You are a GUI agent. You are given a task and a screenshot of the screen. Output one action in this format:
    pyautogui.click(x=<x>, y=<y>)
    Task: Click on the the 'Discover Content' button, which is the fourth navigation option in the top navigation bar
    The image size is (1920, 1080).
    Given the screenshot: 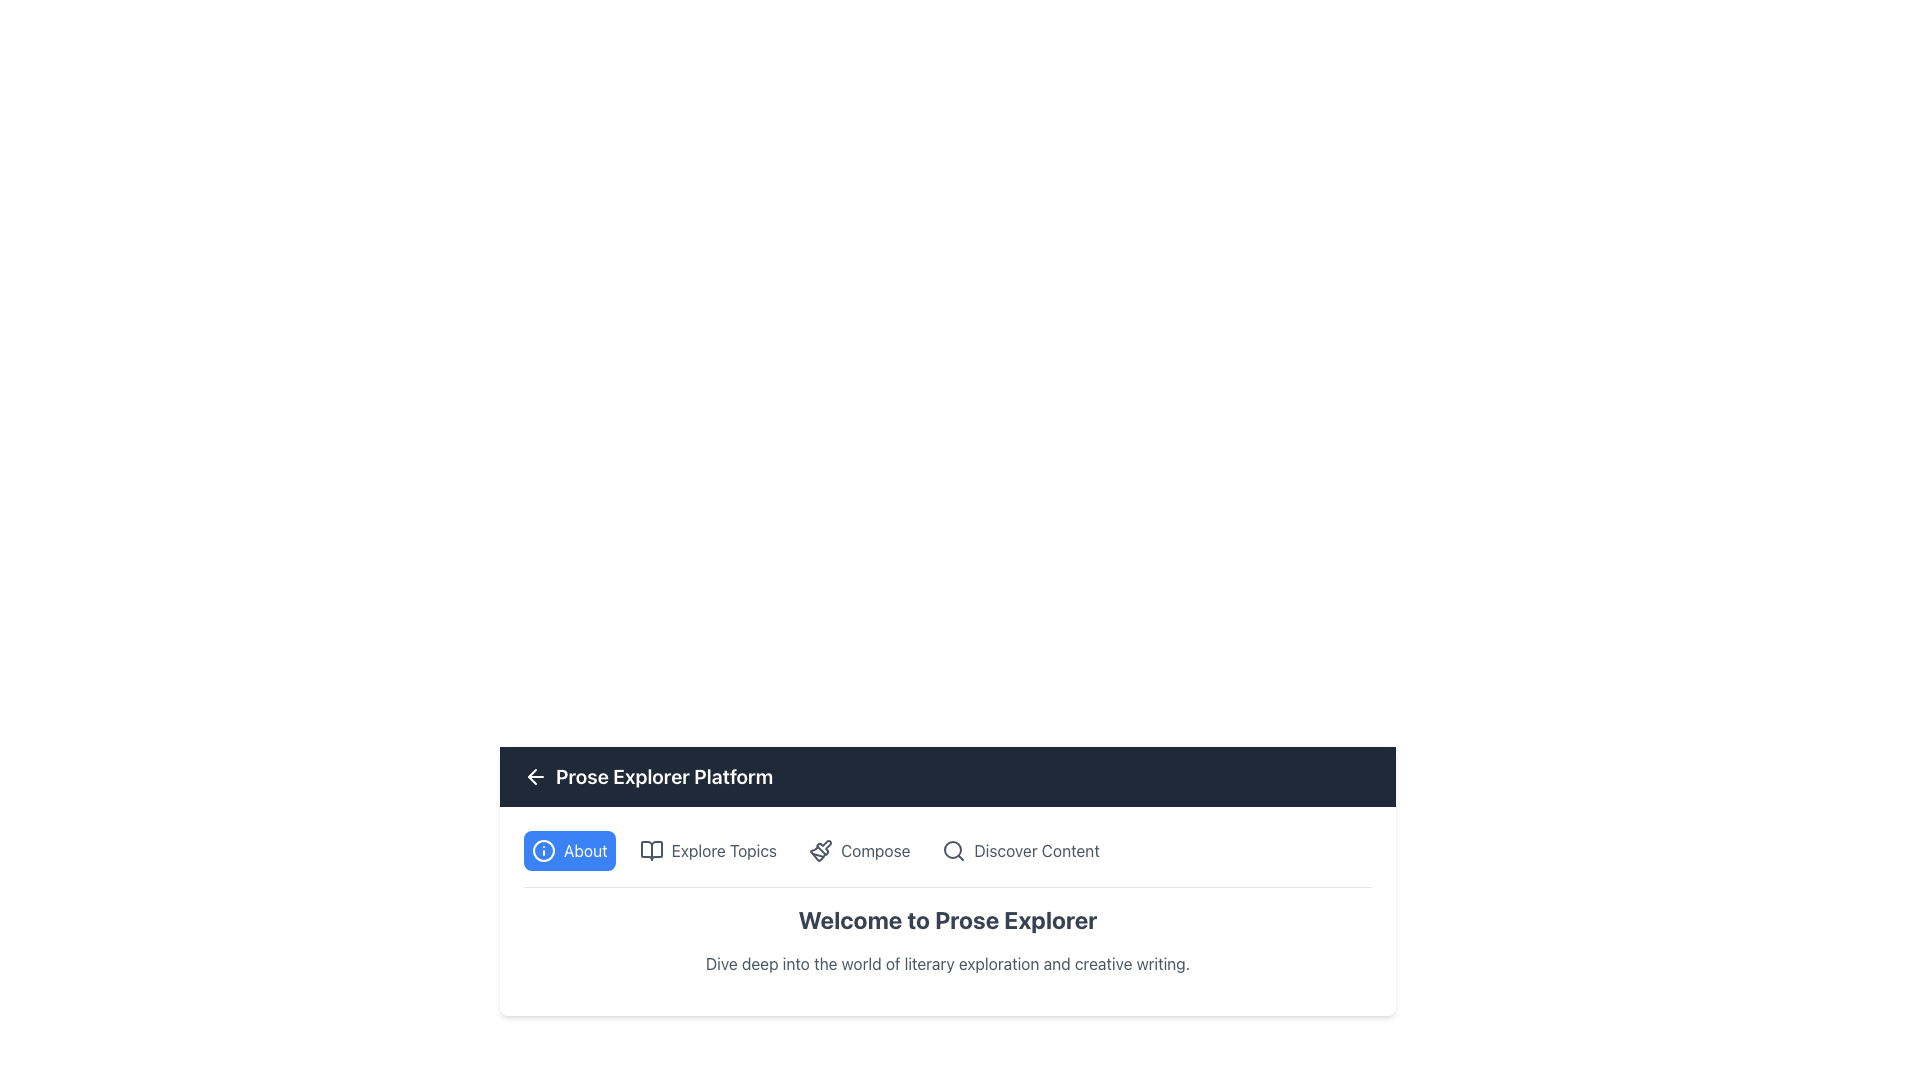 What is the action you would take?
    pyautogui.click(x=1021, y=851)
    